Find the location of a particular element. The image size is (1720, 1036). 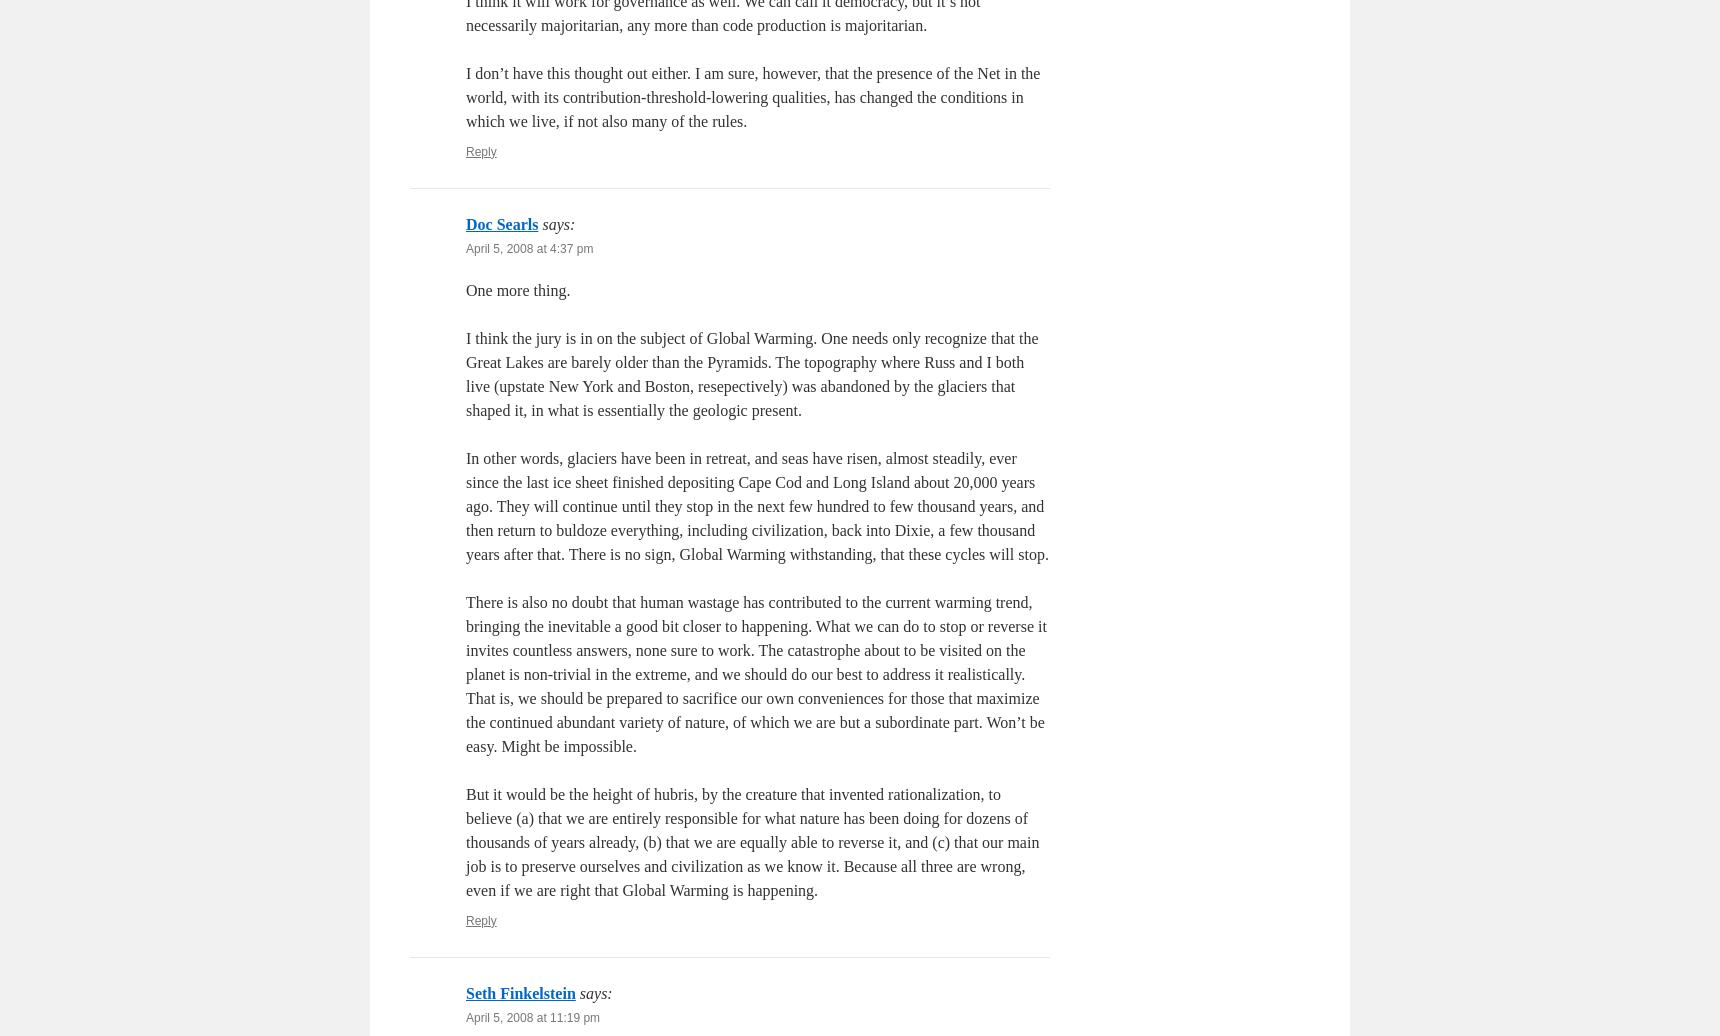

'There is also no doubt that human wastage has contributed to the current warming trend, bringing the inevitable a good bit closer to happening. What we can do to stop or reverse it invites countless answers, none sure to work. The catastrophe about to be visited on the planet is non-trivial in the extreme, and we should do our best to address it realistically. That is, we should be prepared to sacrifice our own conveniences for those that maximize the continued abundant variety of nature, of which we are but a subordinate part. Won’t be easy. Might be impossible.' is located at coordinates (754, 673).